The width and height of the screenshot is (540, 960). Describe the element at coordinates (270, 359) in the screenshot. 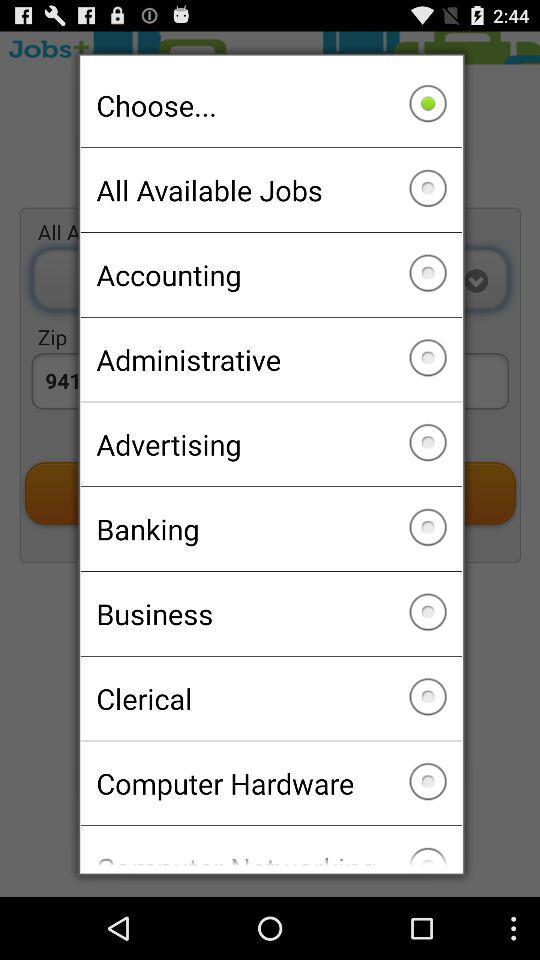

I see `icon below the accounting` at that location.